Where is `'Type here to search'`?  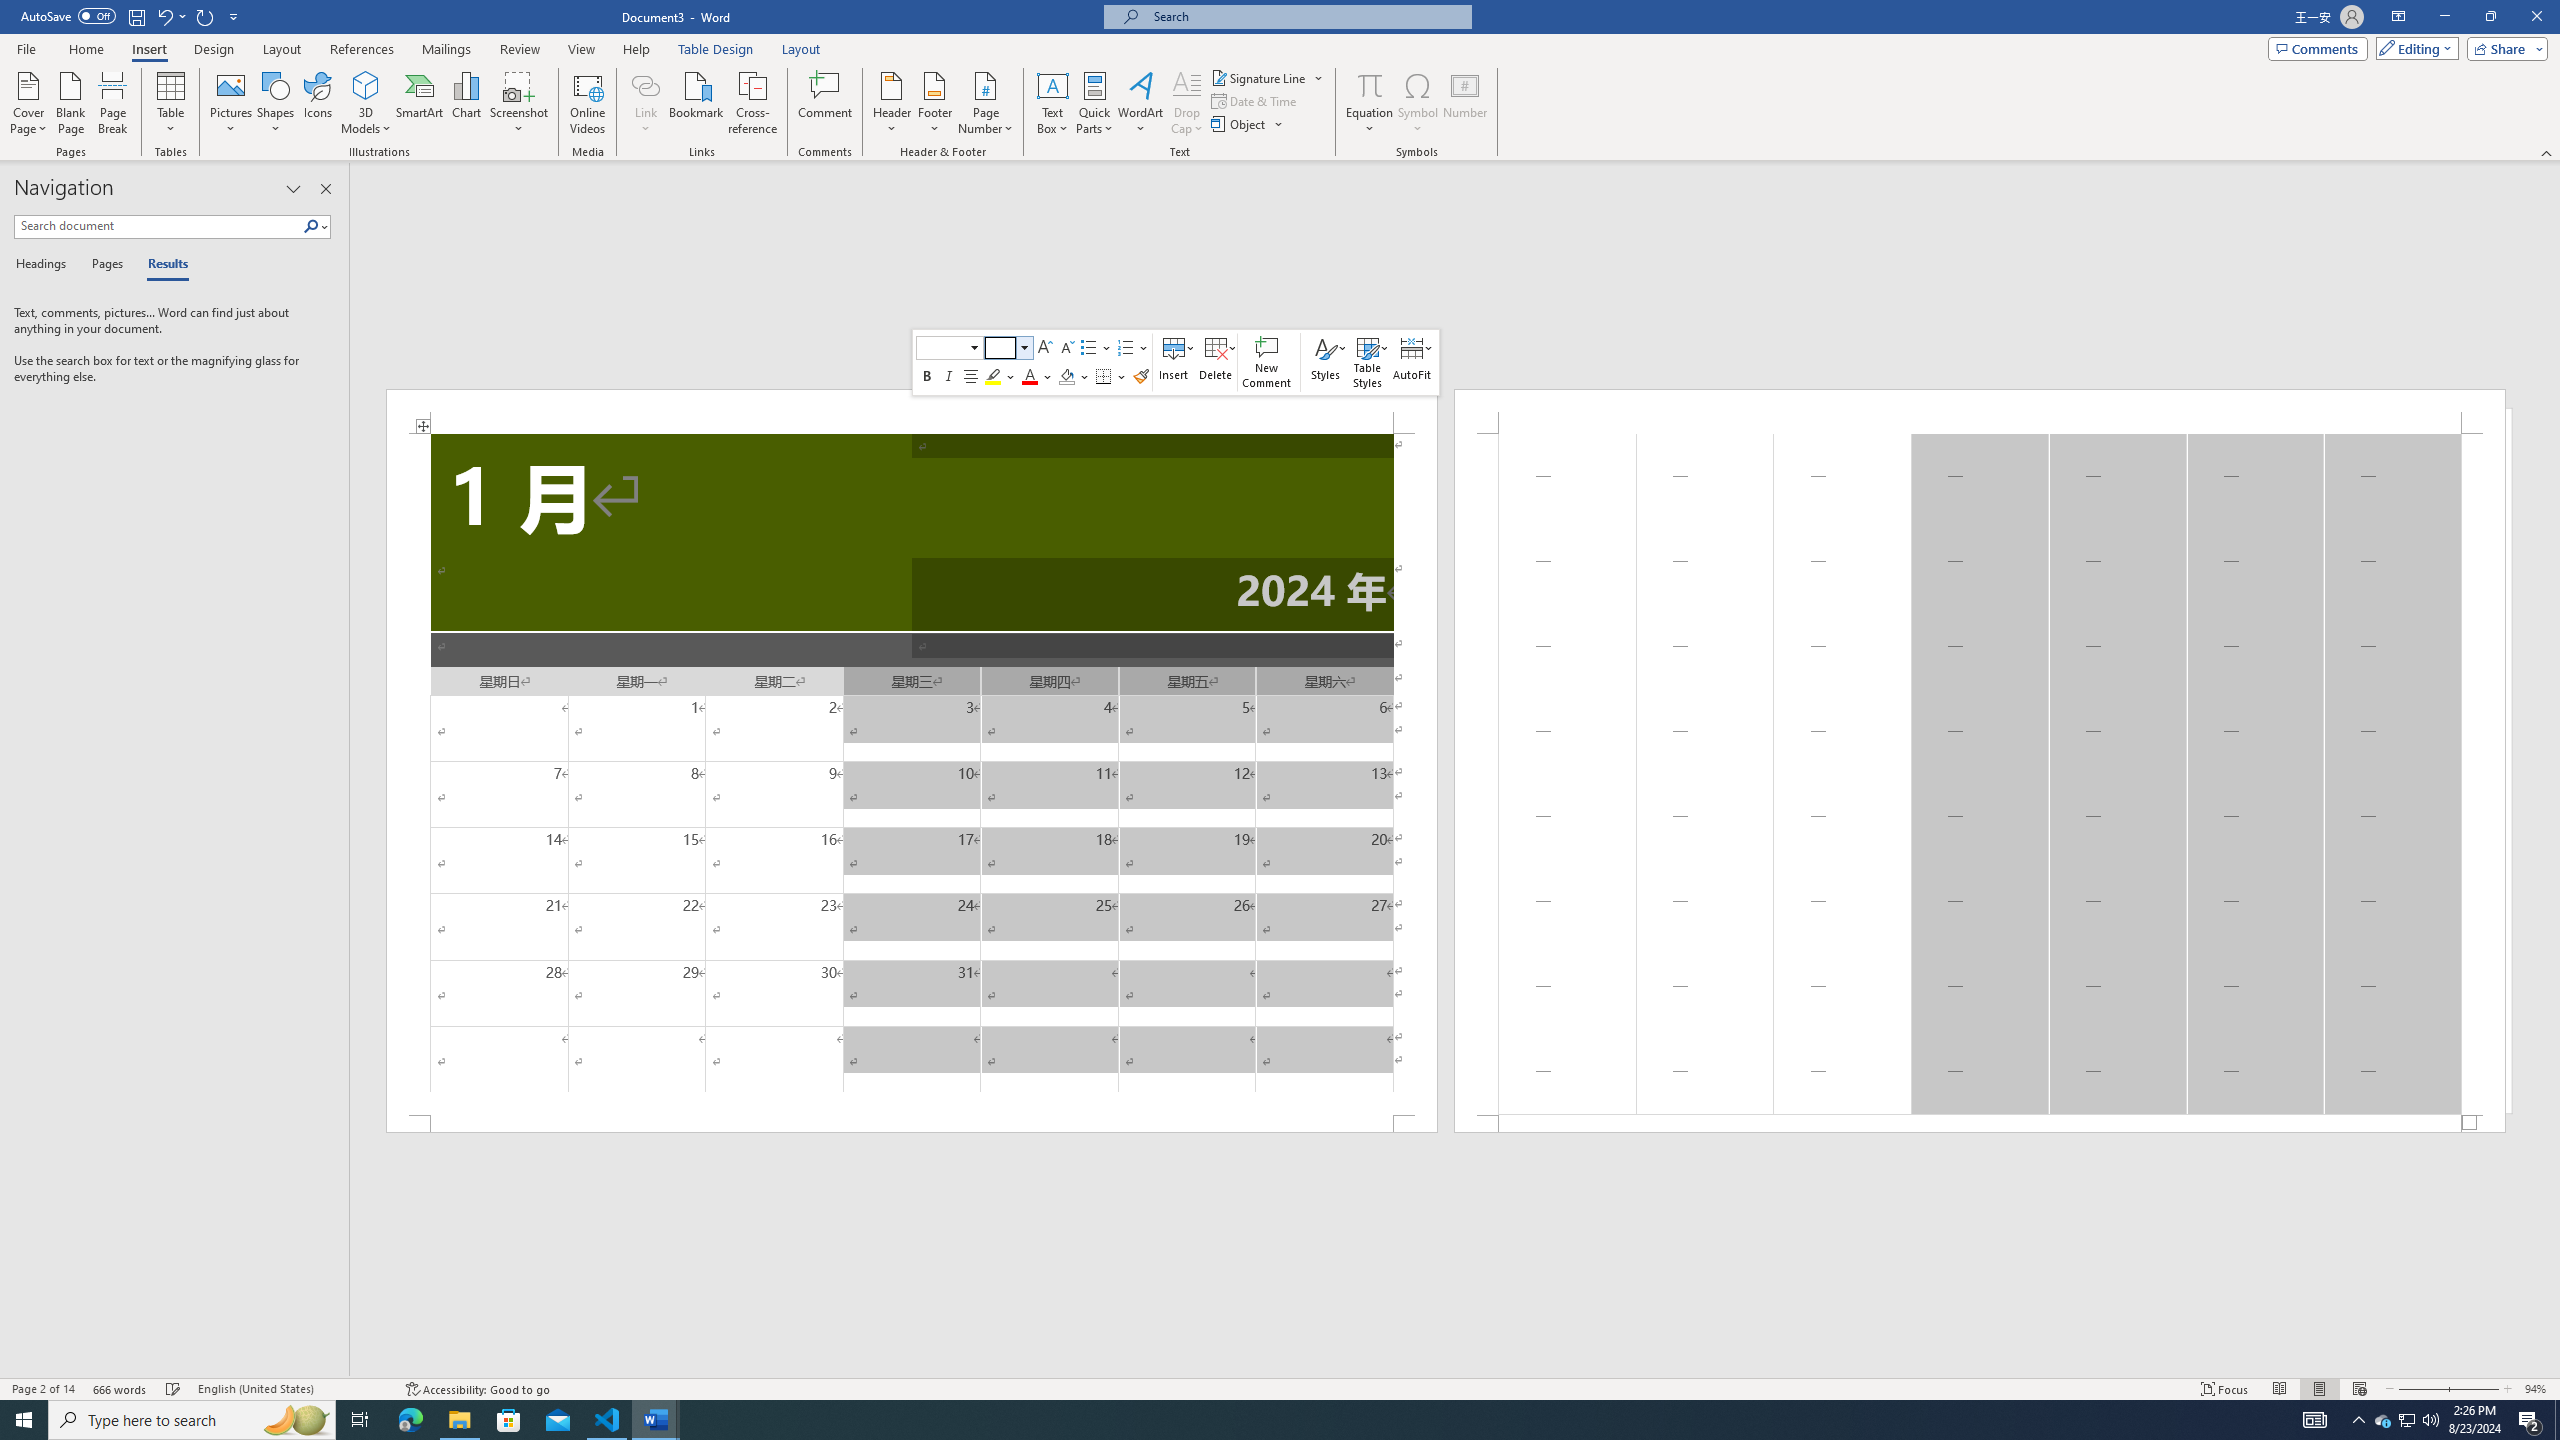
'Type here to search' is located at coordinates (191, 1418).